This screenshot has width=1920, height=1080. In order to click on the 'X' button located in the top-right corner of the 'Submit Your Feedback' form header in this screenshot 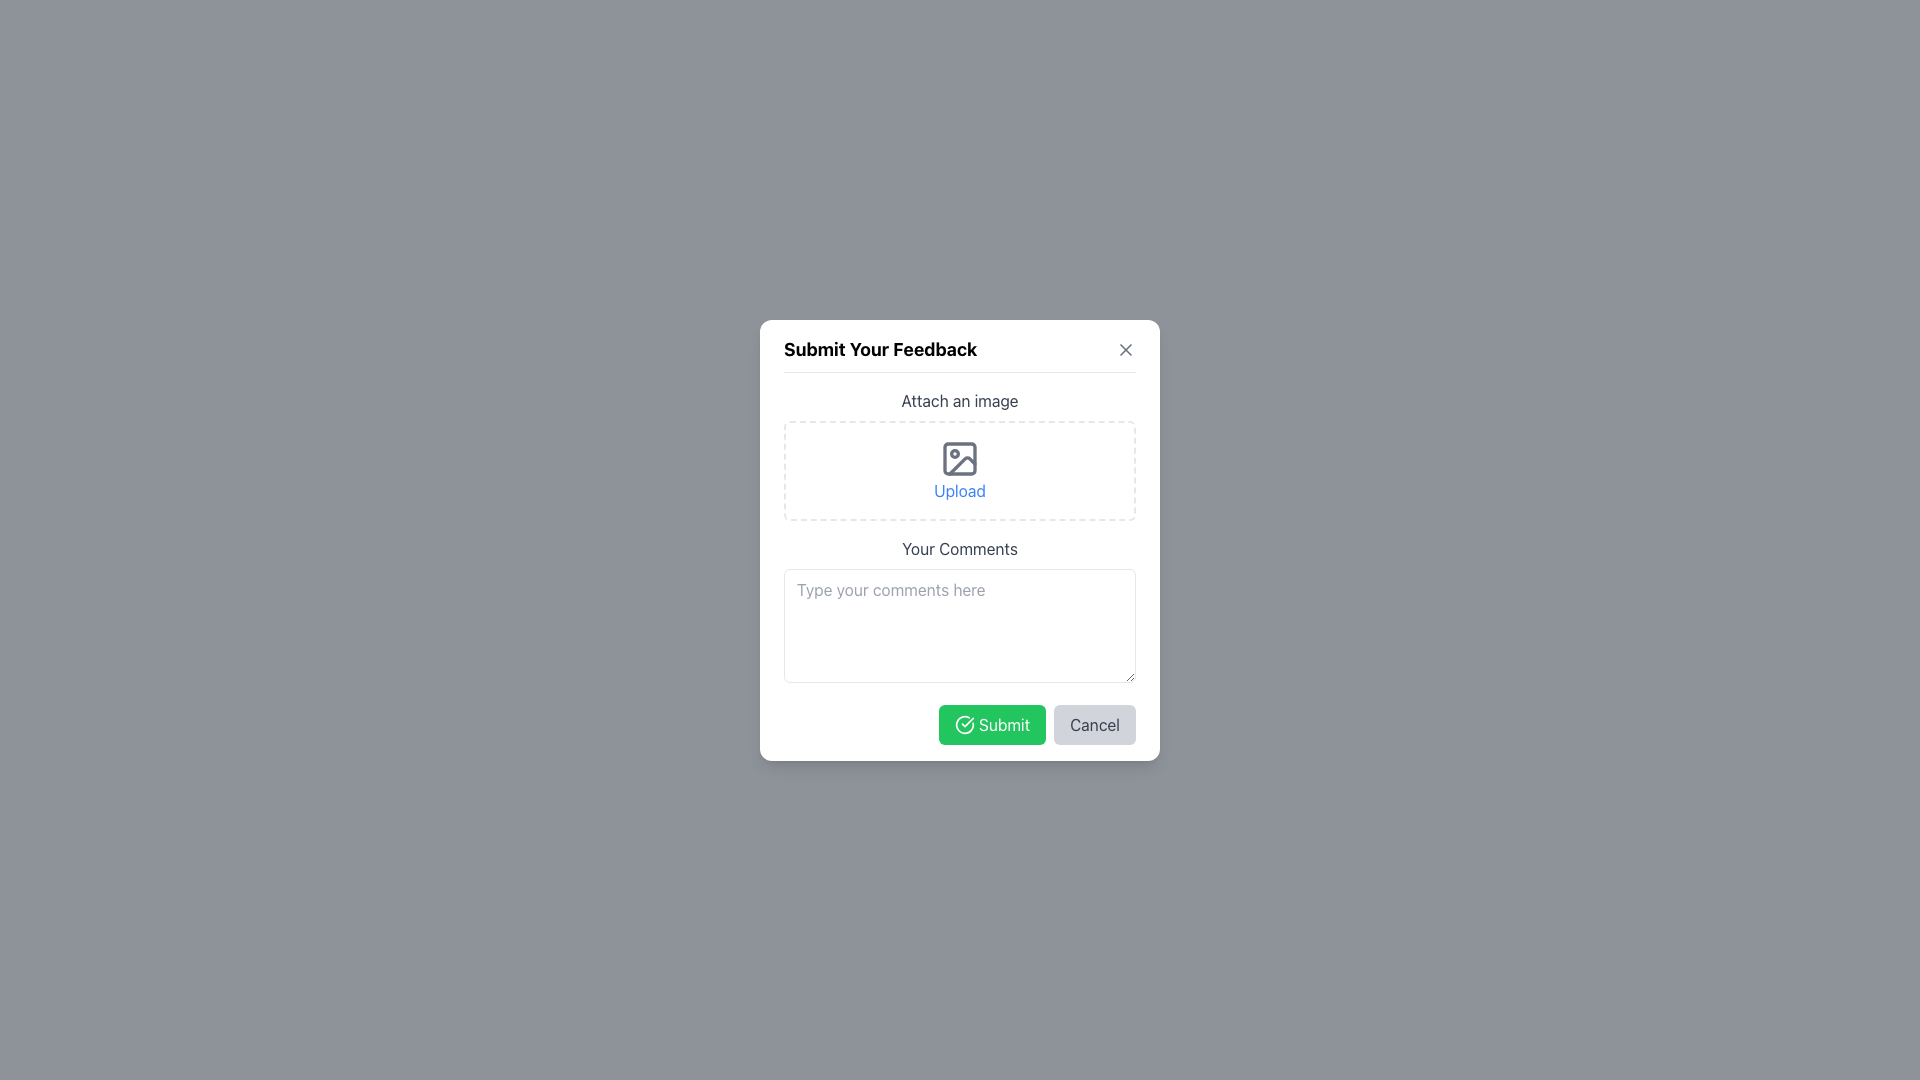, I will do `click(1126, 348)`.